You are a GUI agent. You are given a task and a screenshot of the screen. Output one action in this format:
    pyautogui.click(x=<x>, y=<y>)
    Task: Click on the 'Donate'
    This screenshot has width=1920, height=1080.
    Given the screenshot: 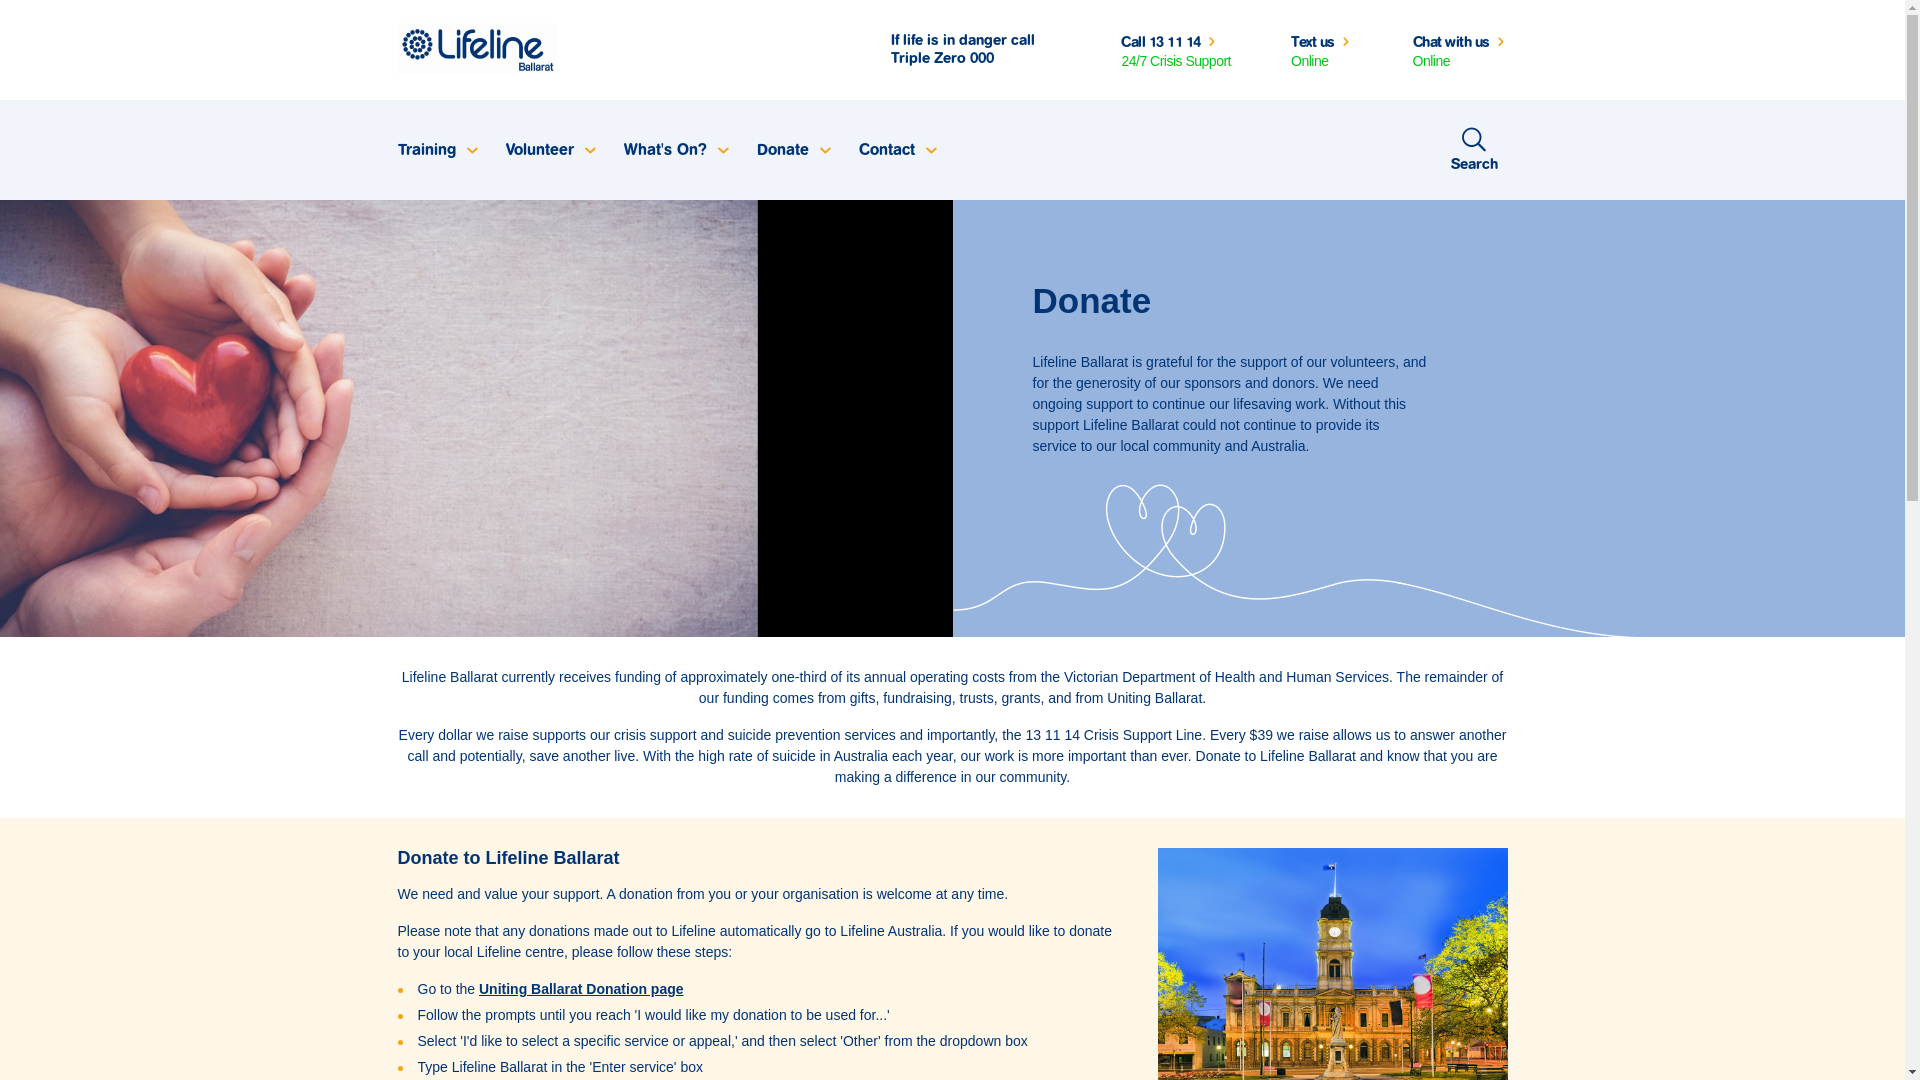 What is the action you would take?
    pyautogui.click(x=791, y=149)
    